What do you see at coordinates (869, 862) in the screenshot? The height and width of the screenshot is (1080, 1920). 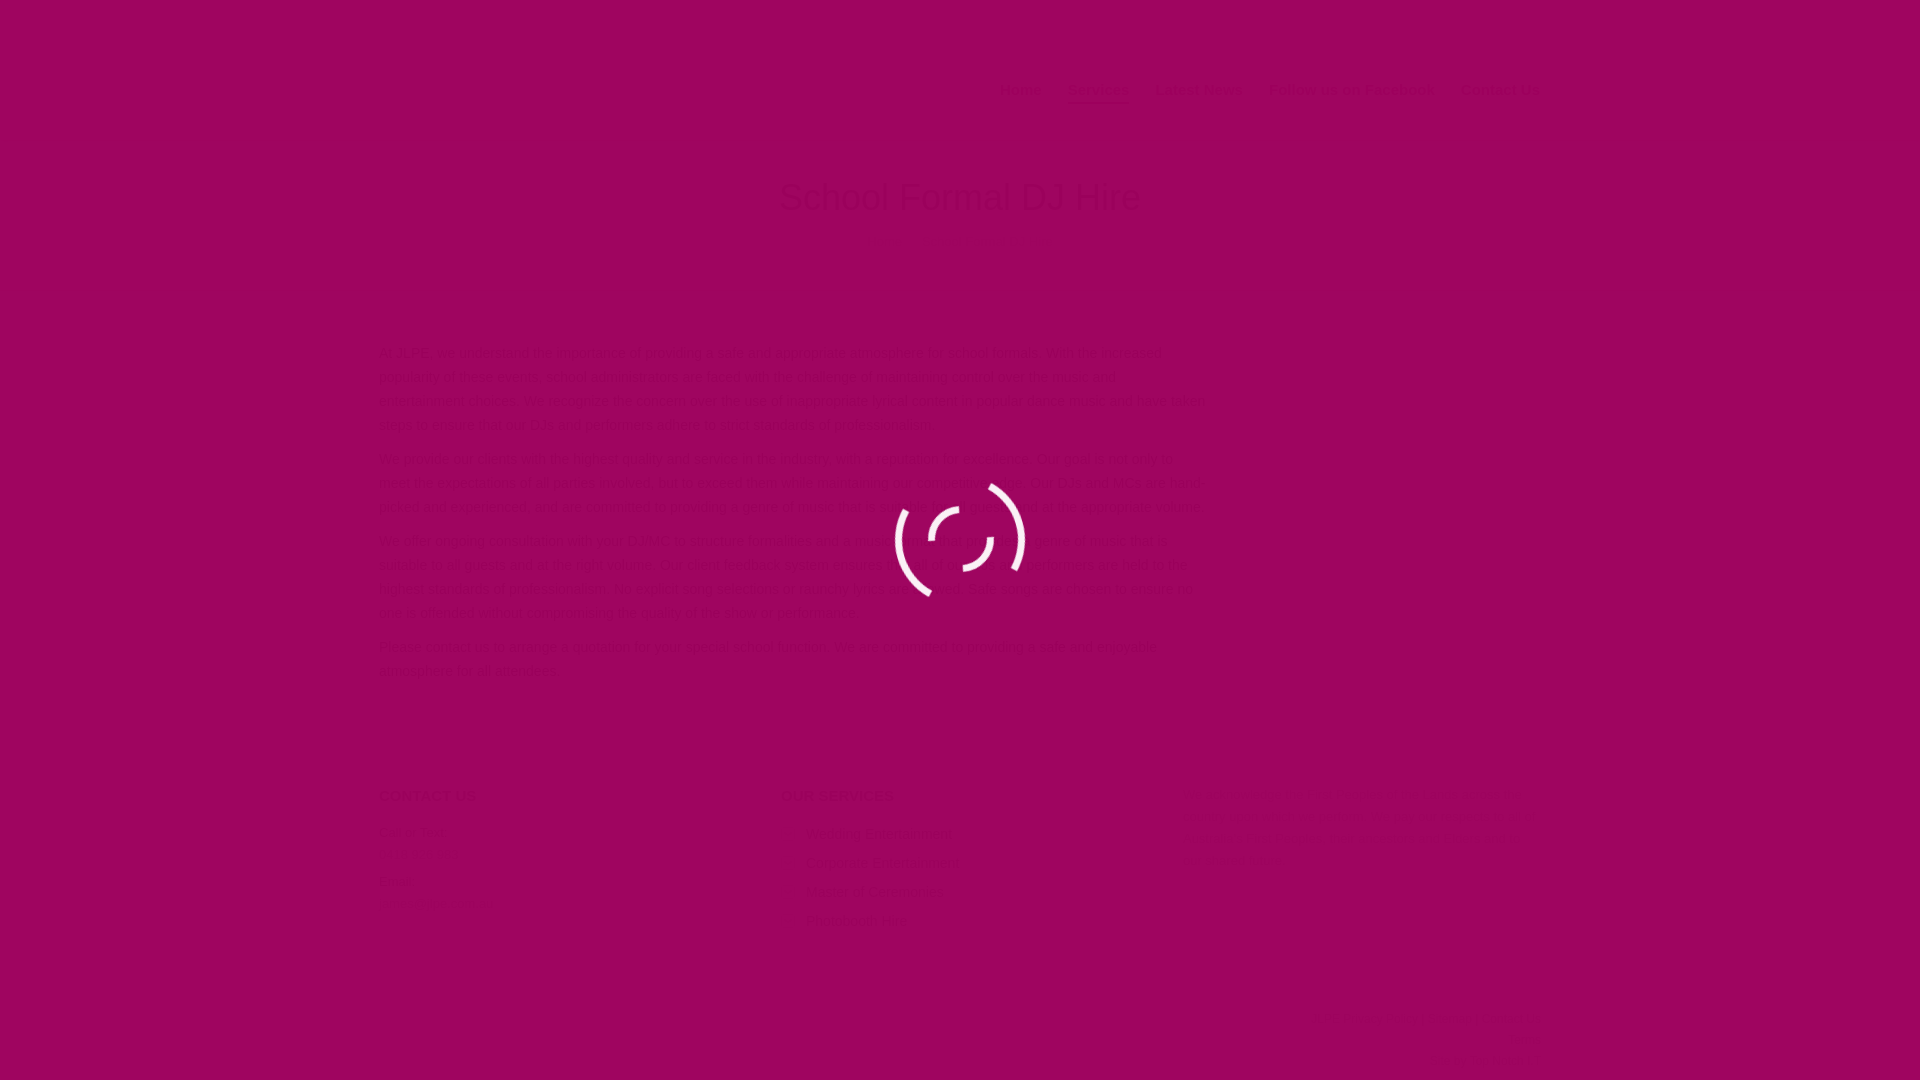 I see `'Corporate Entertainment'` at bounding box center [869, 862].